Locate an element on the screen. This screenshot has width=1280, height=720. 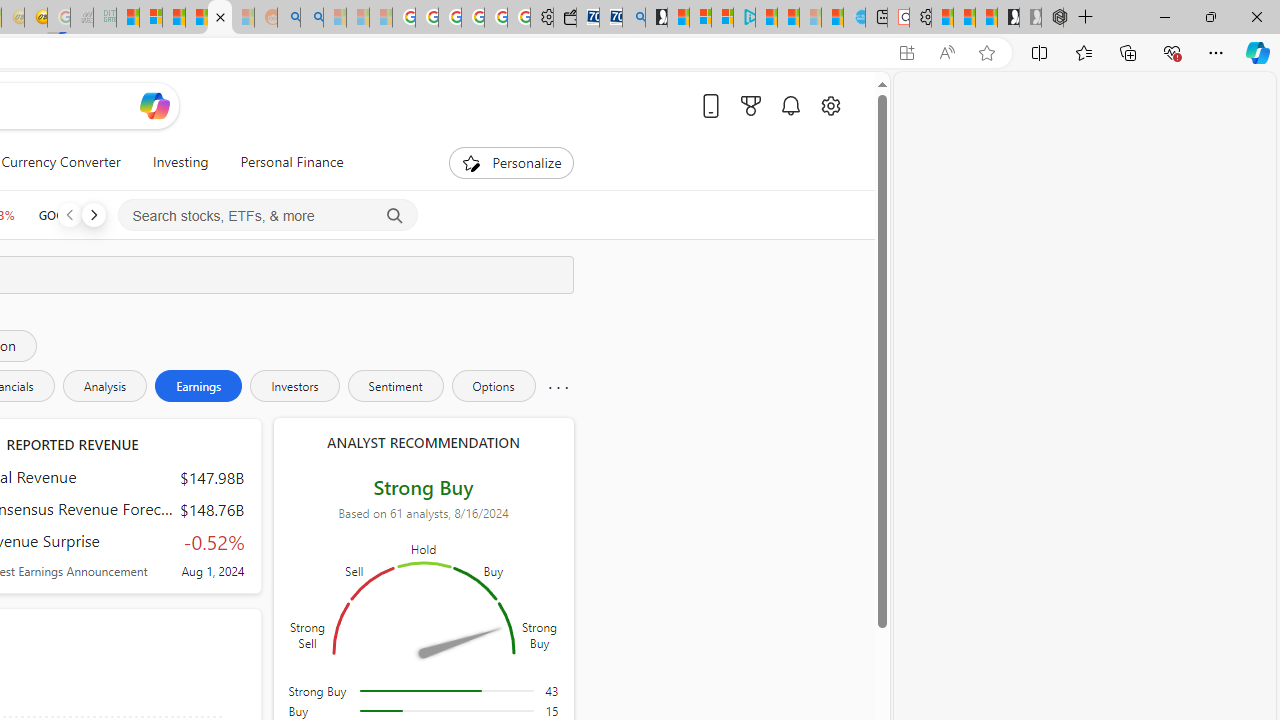
'Analysis' is located at coordinates (103, 385).